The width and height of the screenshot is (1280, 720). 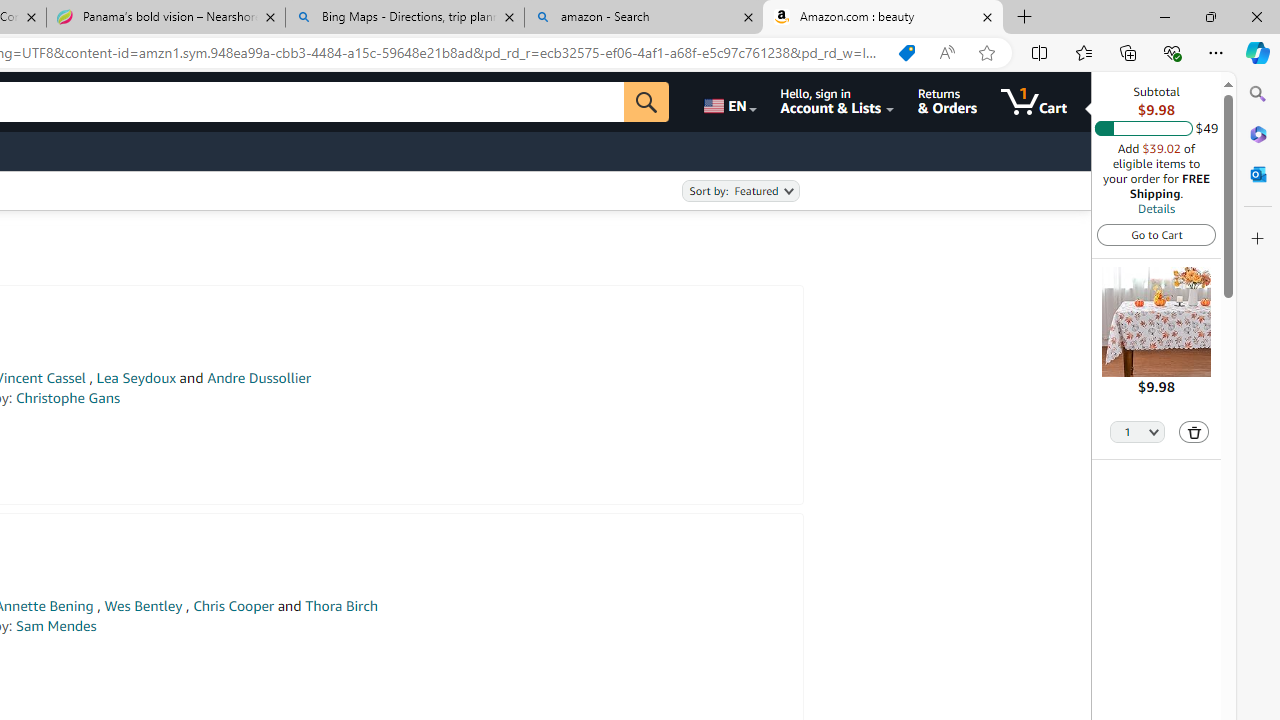 I want to click on 'Quantity Selector', so click(x=1137, y=429).